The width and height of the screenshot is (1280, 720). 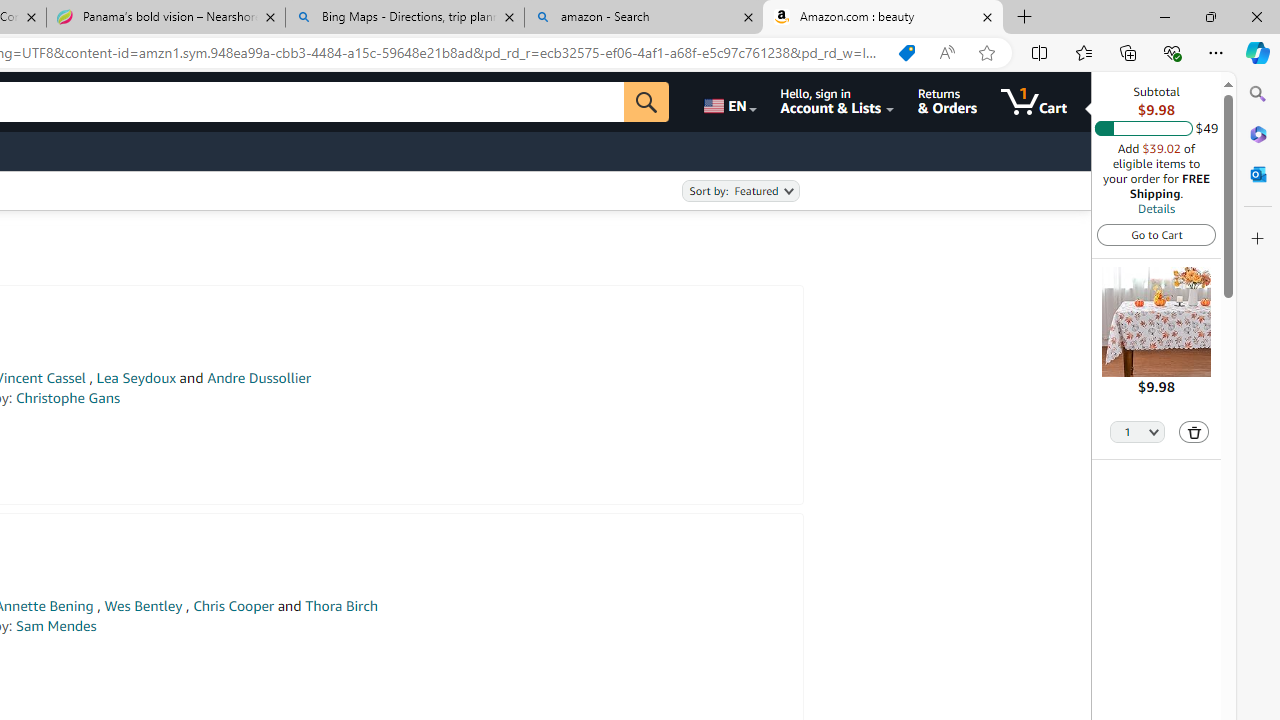 I want to click on 'Quantity Selector', so click(x=1137, y=429).